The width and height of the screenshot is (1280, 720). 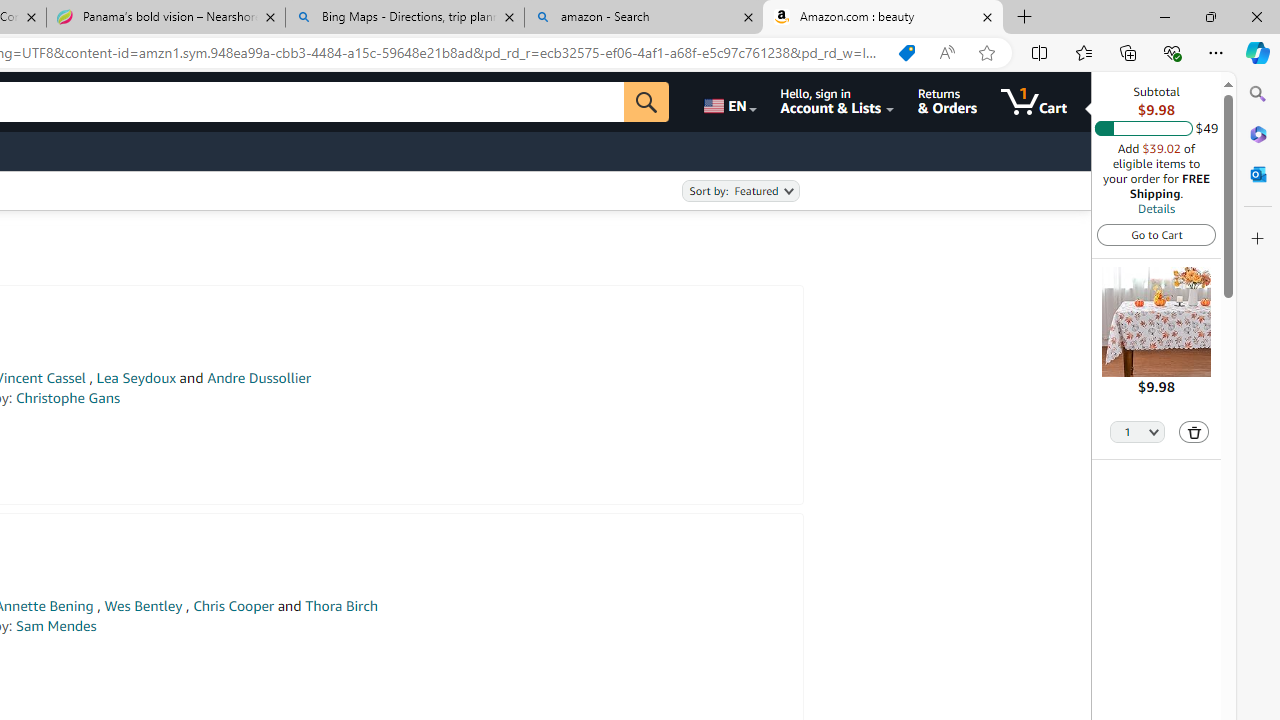 I want to click on 'Quantity Selector', so click(x=1137, y=429).